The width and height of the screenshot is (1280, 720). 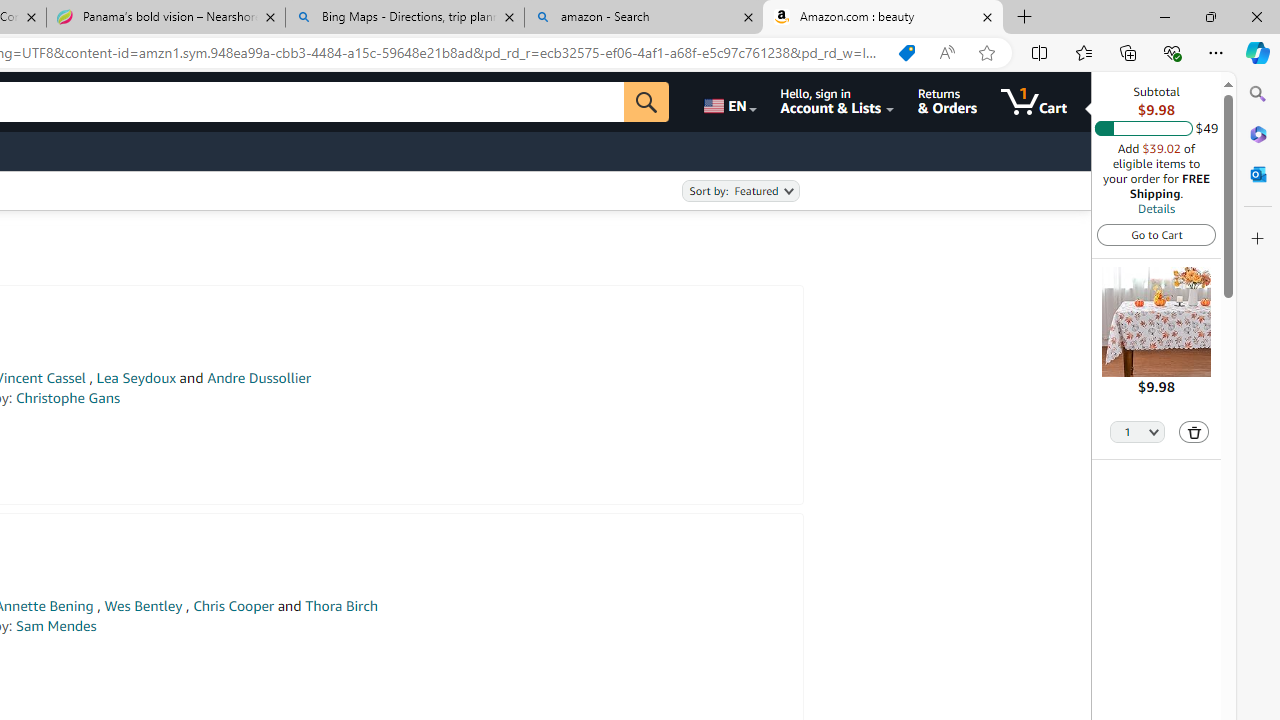 I want to click on 'Quantity Selector', so click(x=1137, y=429).